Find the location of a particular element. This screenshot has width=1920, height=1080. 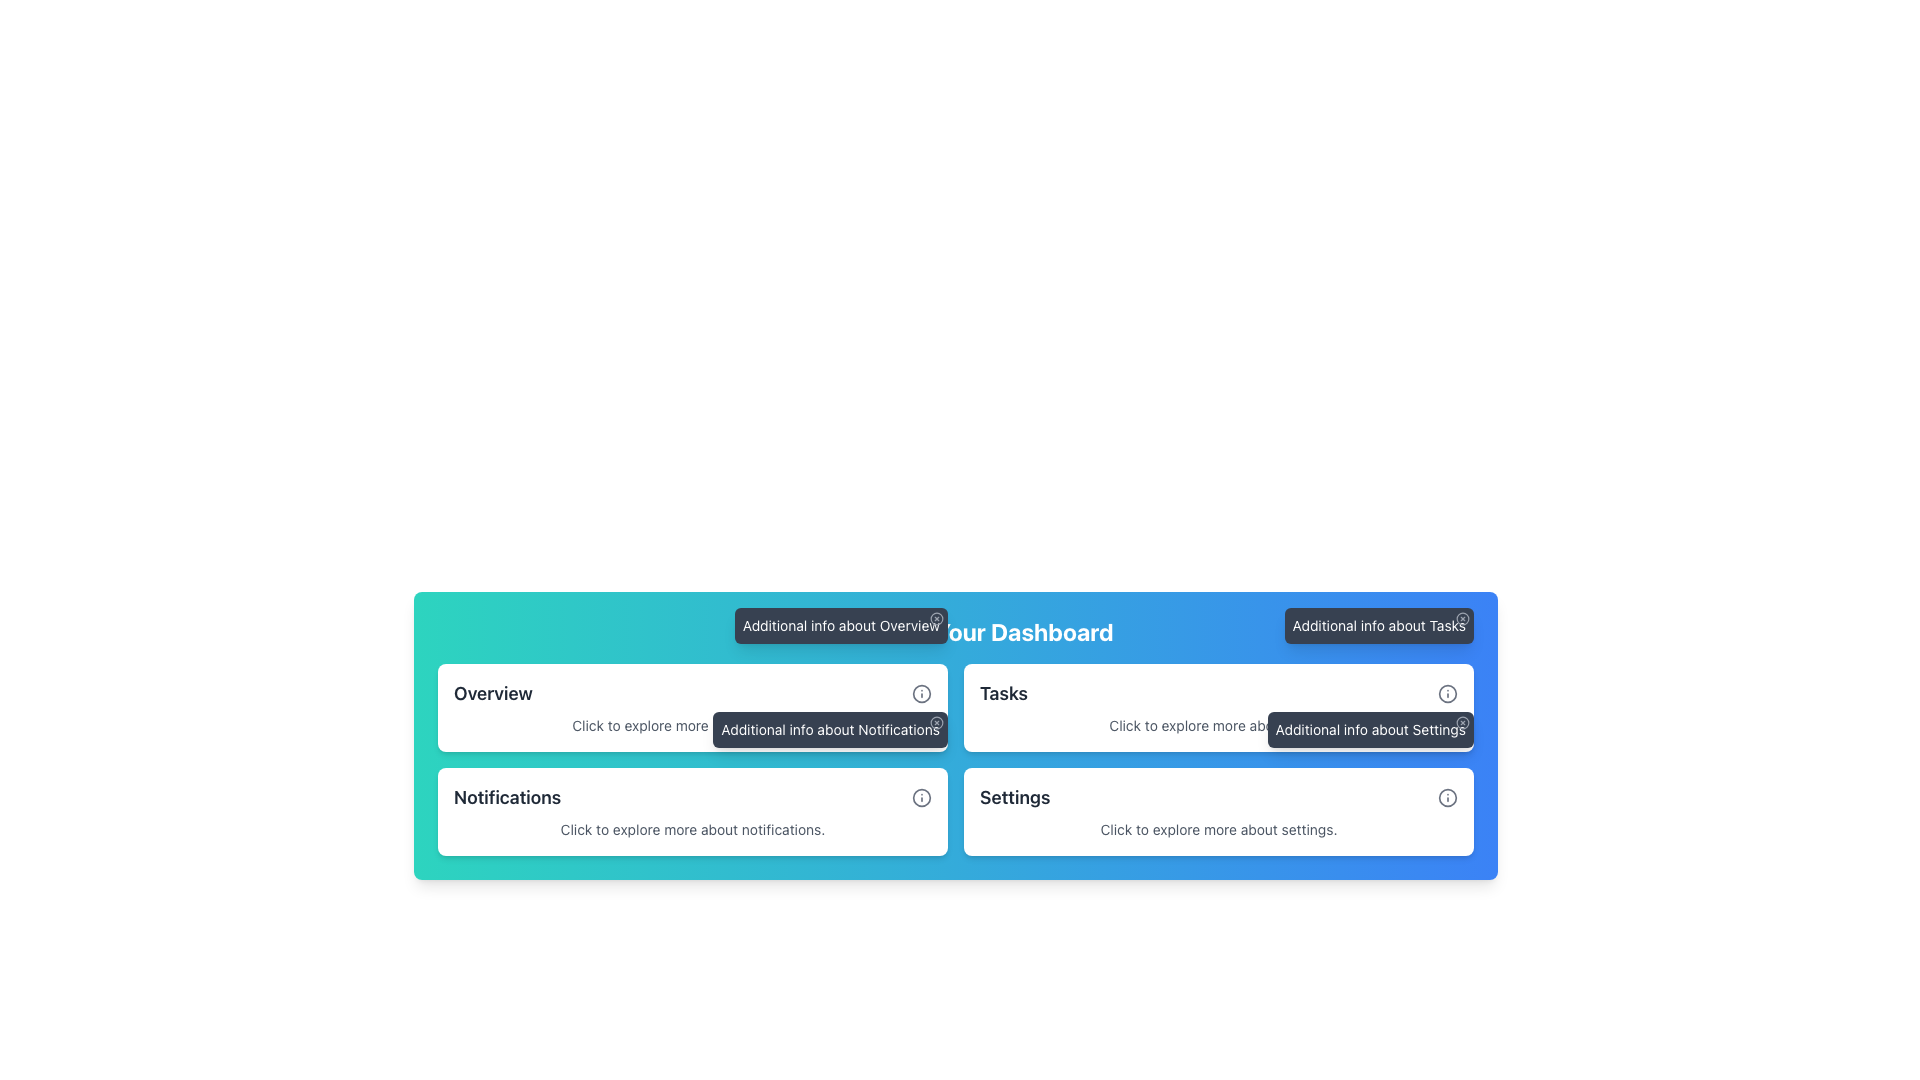

the small circular 'info' icon located to the right of the 'Settings' label at the bottom-right section of the interface is located at coordinates (1448, 797).